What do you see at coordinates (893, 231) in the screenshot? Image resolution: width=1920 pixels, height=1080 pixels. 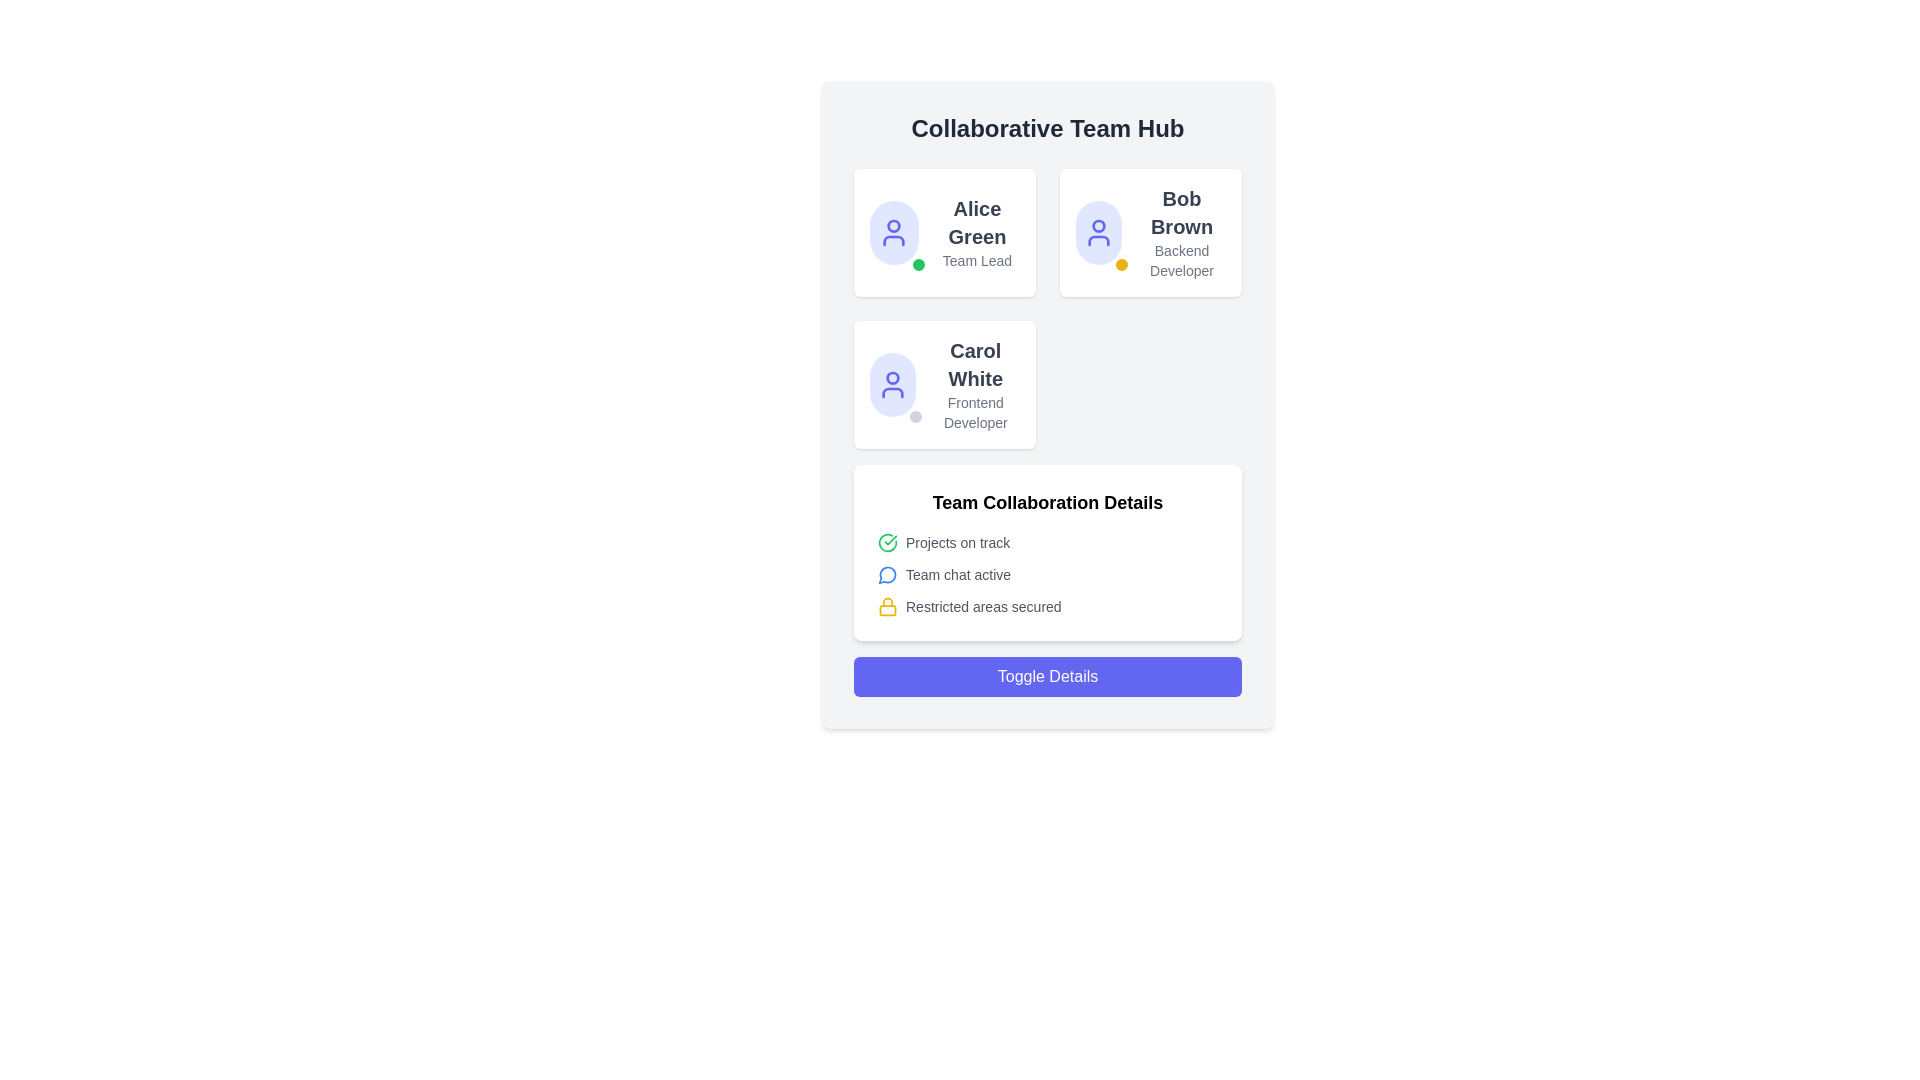 I see `the Profile Picture with Status Badge located on the left side of the 'Alice Green Team Lead' section in the Collaborative Team Hub interface` at bounding box center [893, 231].